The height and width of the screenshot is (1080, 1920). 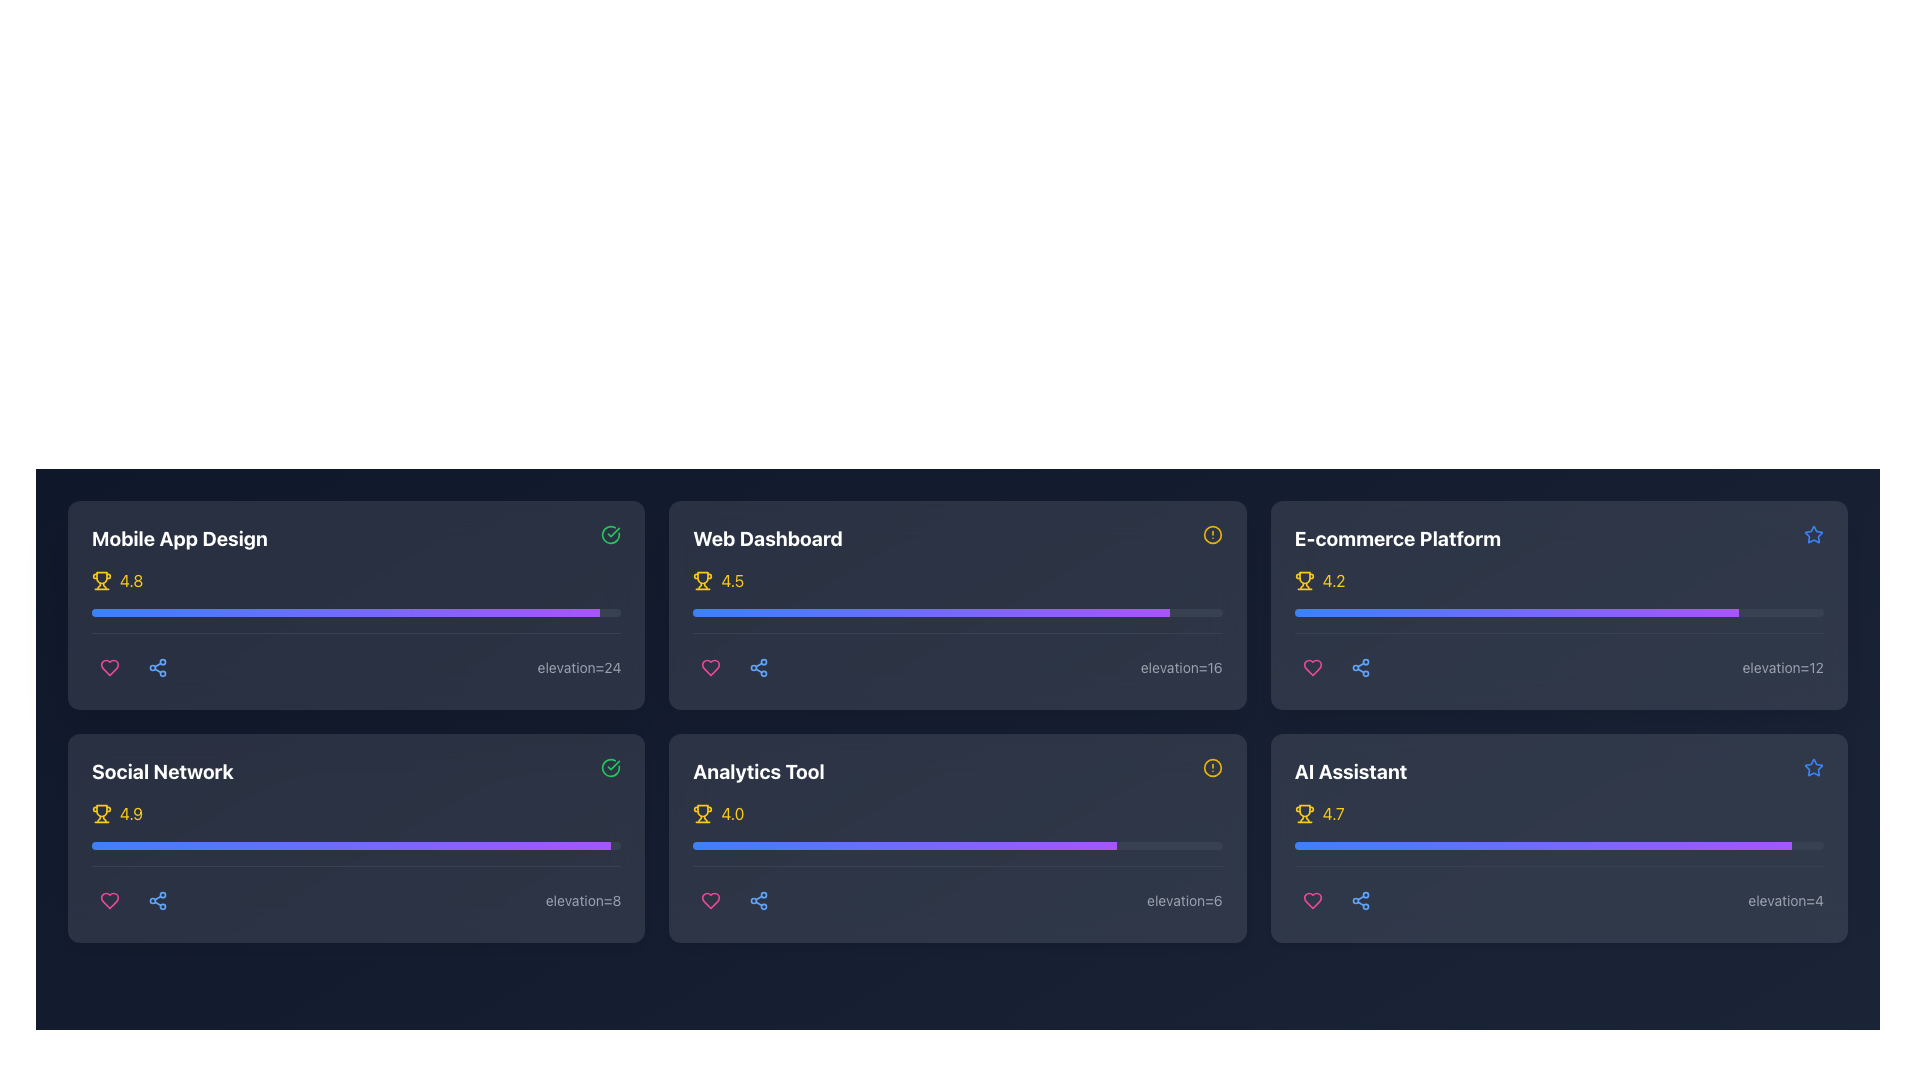 I want to click on the sharing icon located at the lower center of the 'E-commerce Platform' card, positioned to the right of the heart symbol, to initiate the sharing action, so click(x=1360, y=667).